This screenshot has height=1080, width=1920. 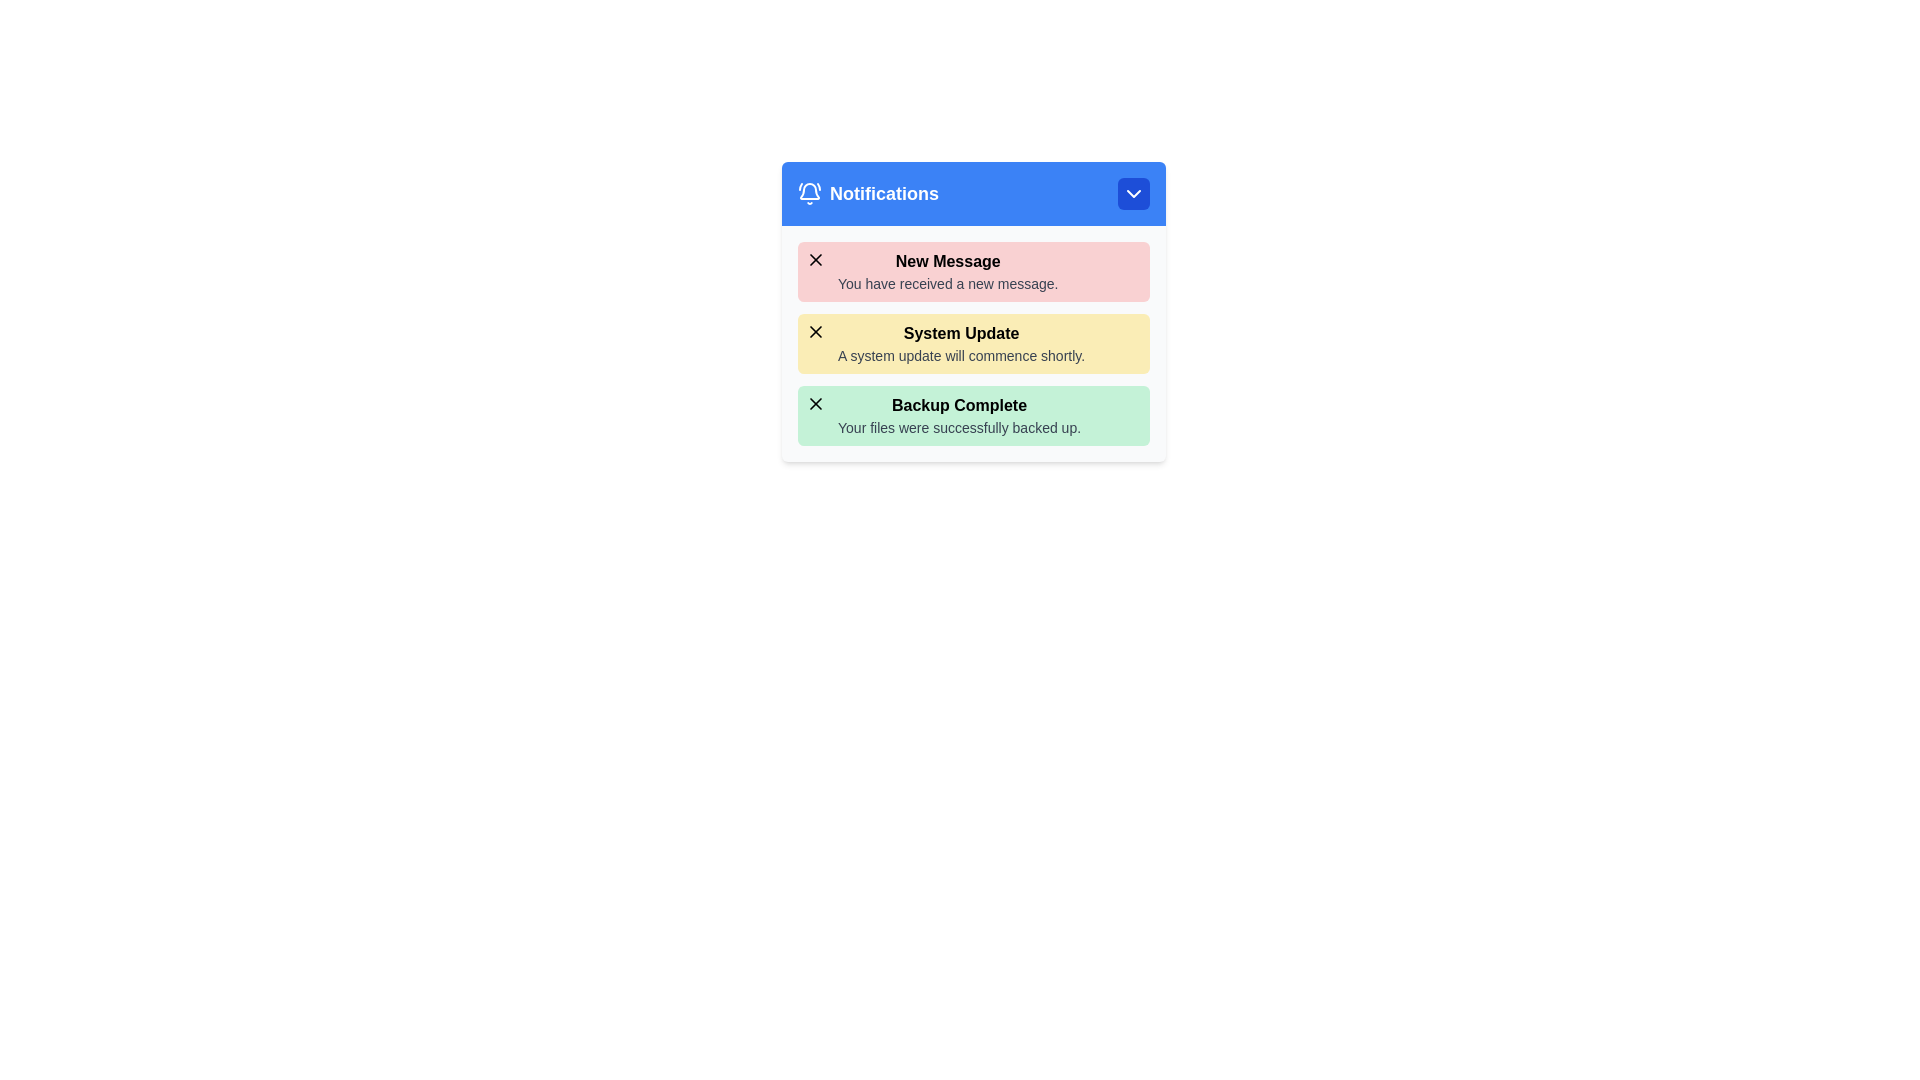 I want to click on the 'Notifications' label with the ringing bell icon located in the header bar of the notification panel, so click(x=868, y=193).